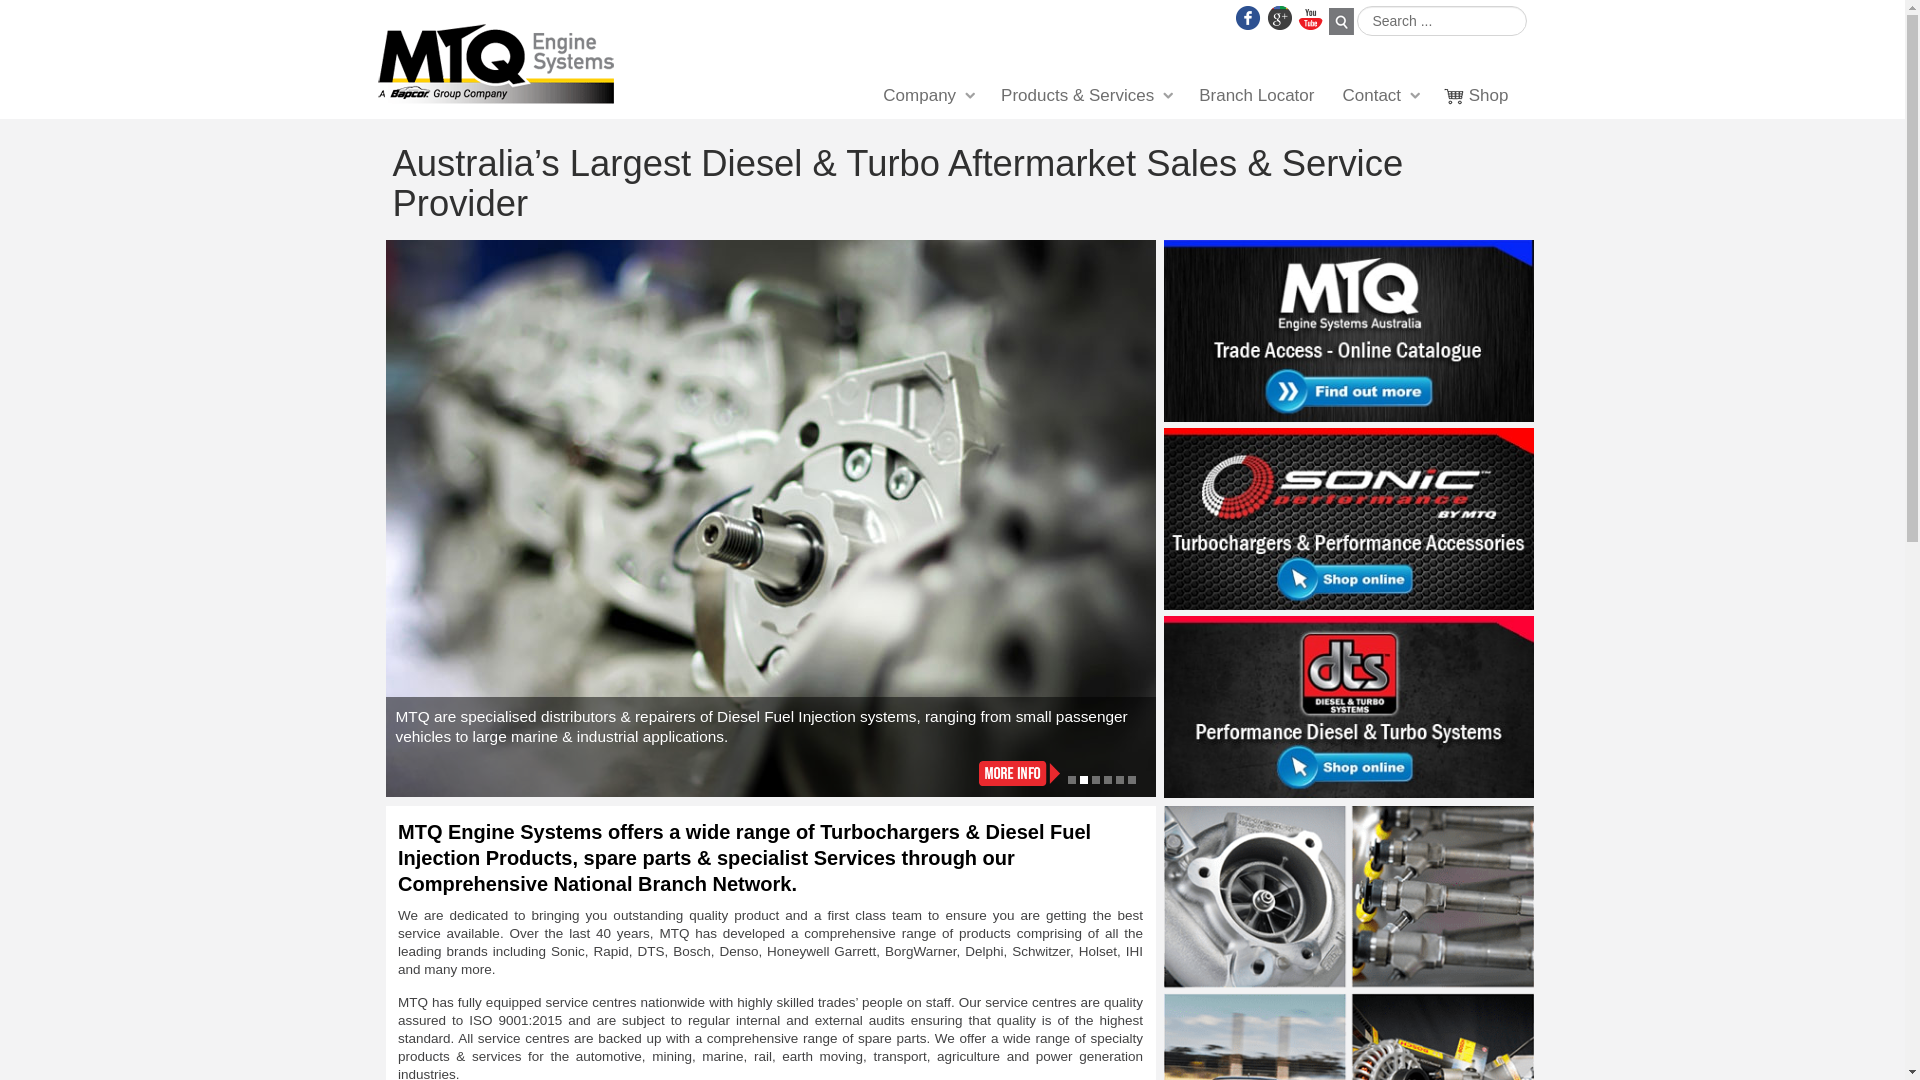 This screenshot has width=1920, height=1080. I want to click on 'MTQ Online Catalogue', so click(1348, 329).